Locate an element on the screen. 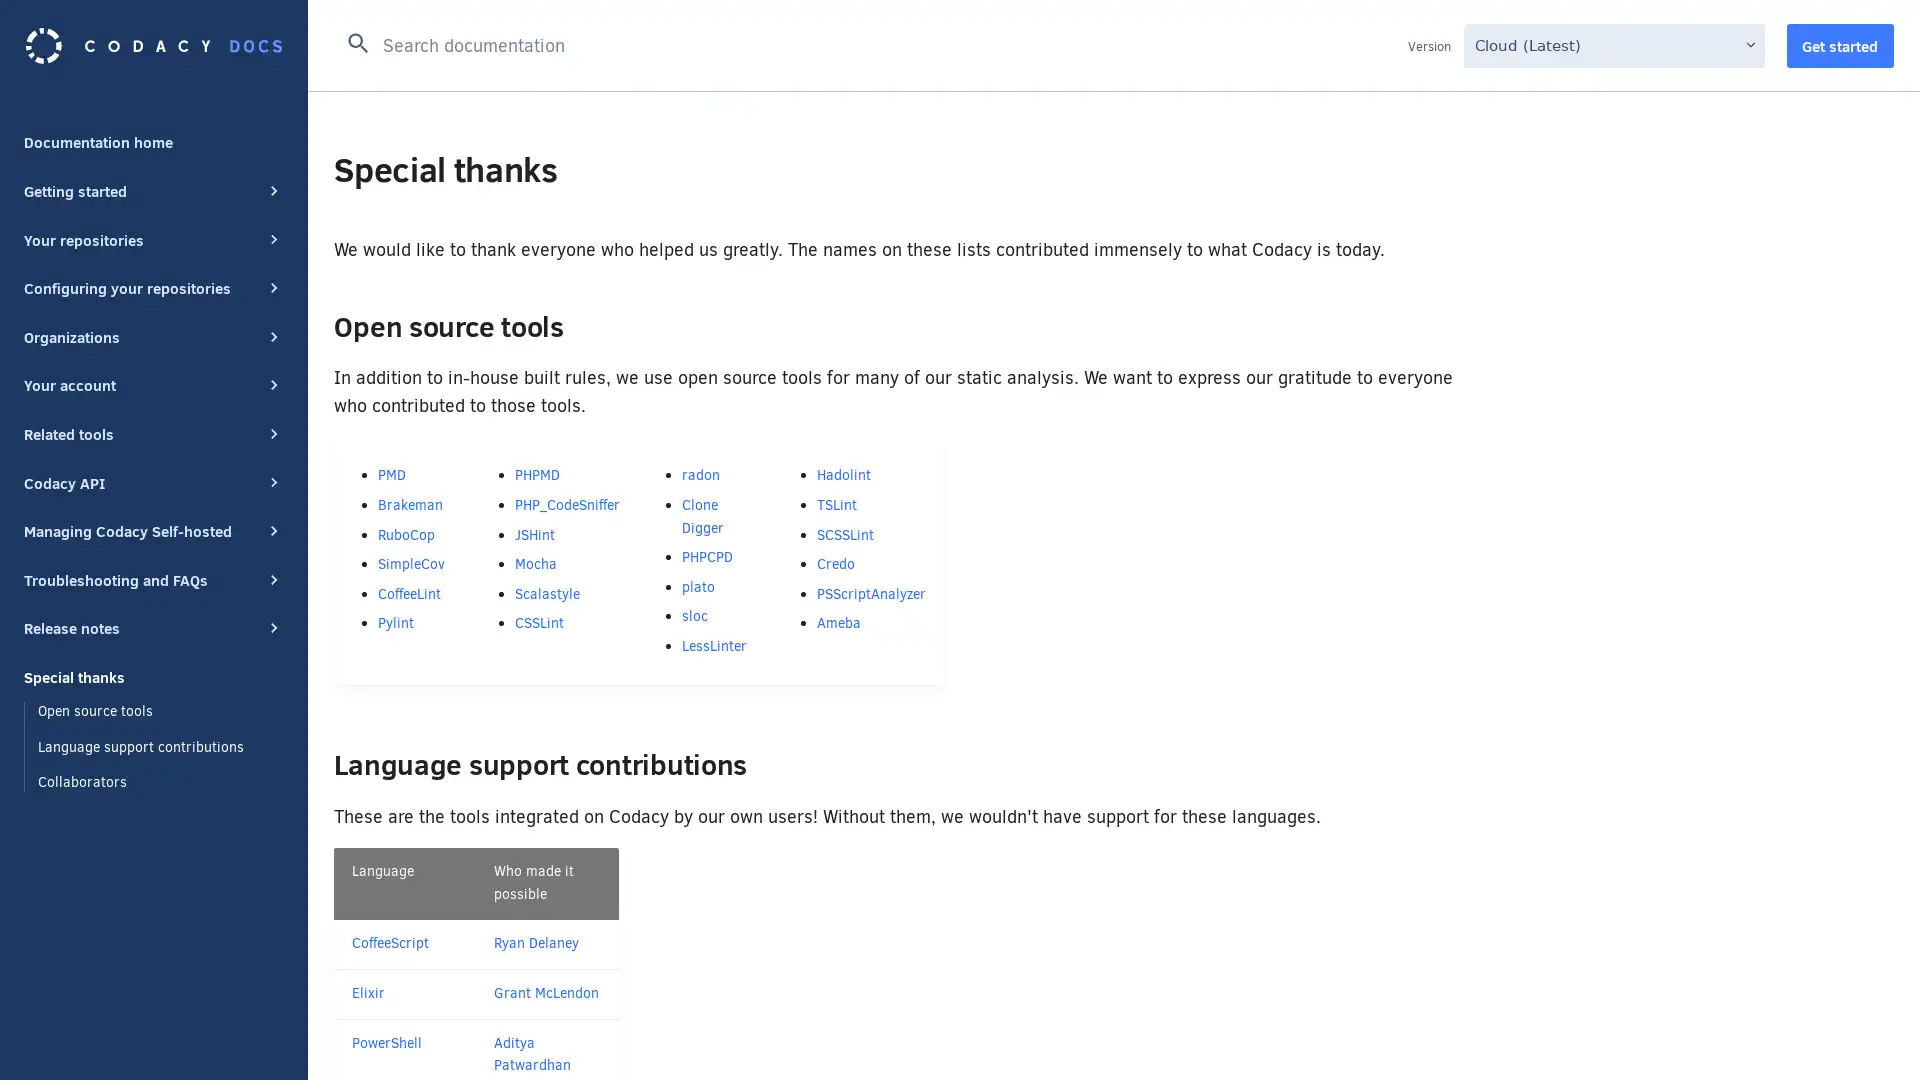  Open Intercom Messenger is located at coordinates (1869, 1029).